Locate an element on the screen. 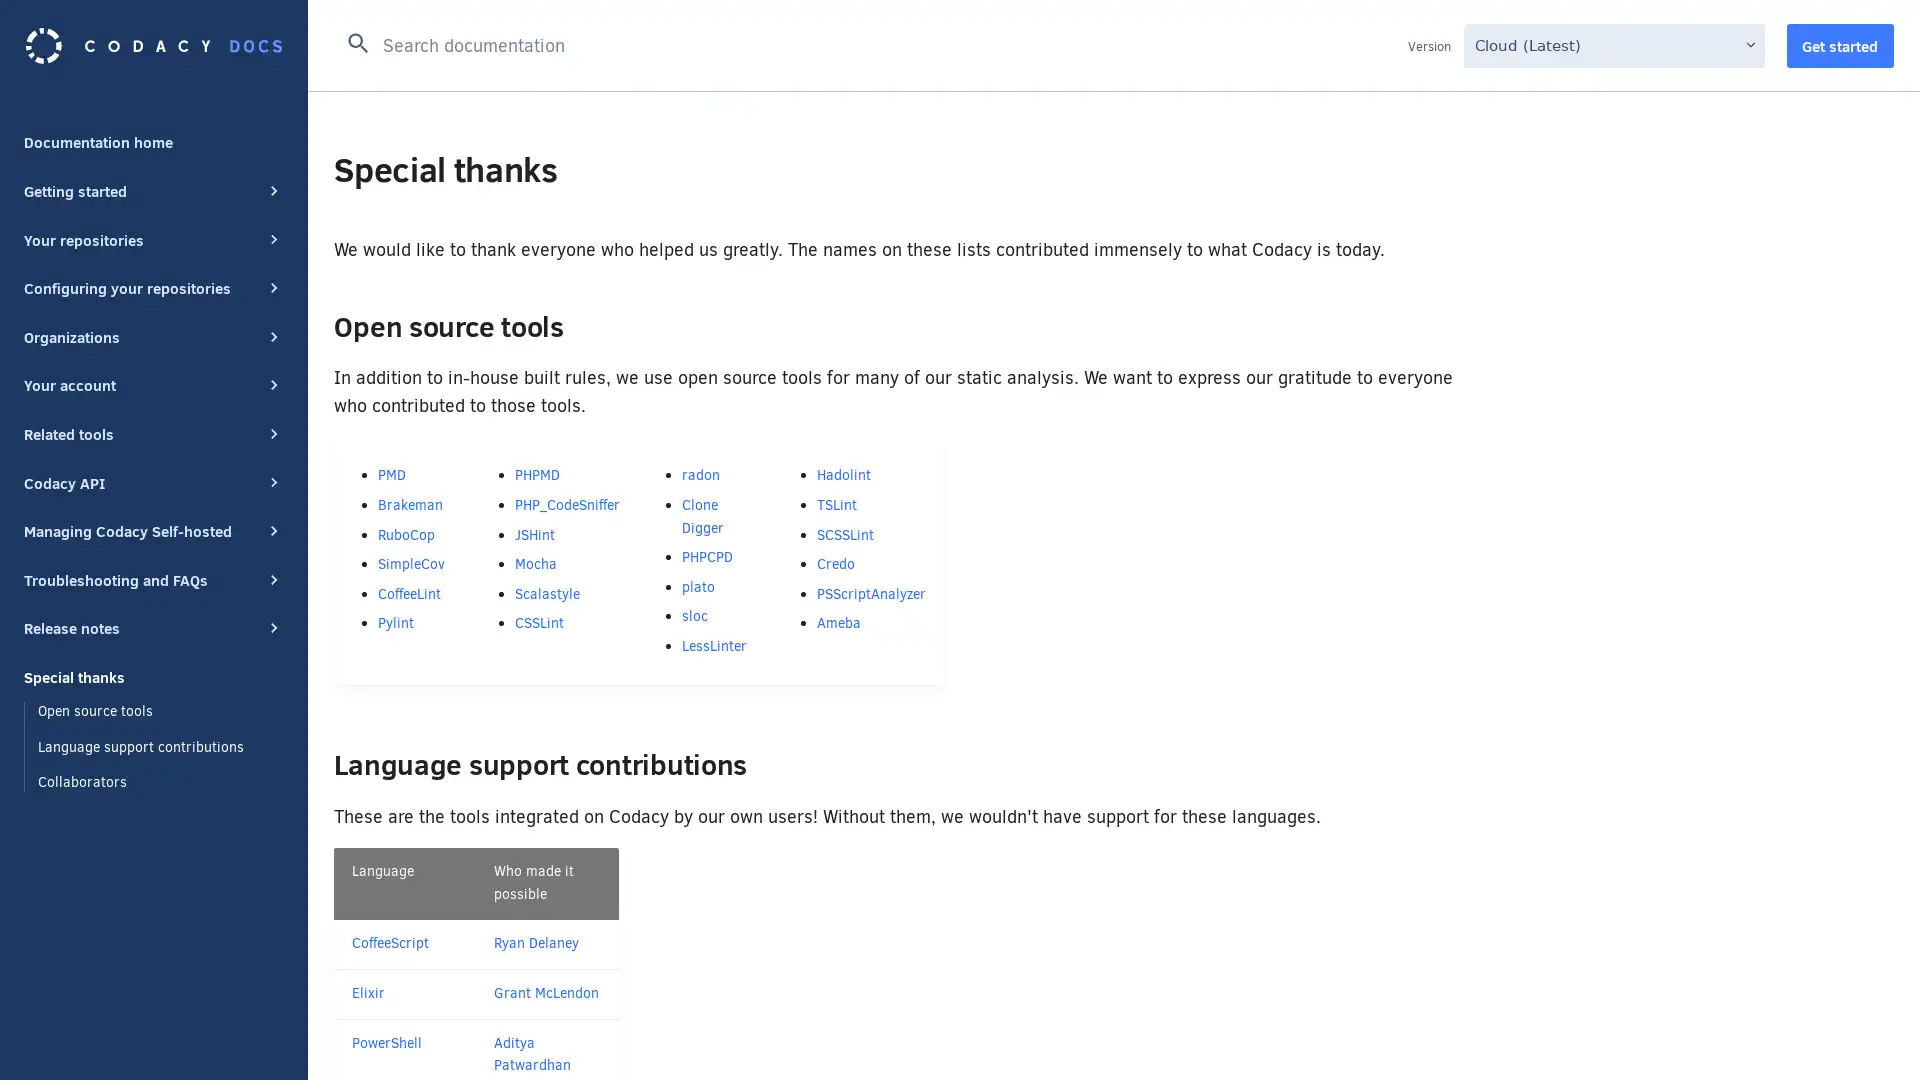  Open Intercom Messenger is located at coordinates (1869, 1029).